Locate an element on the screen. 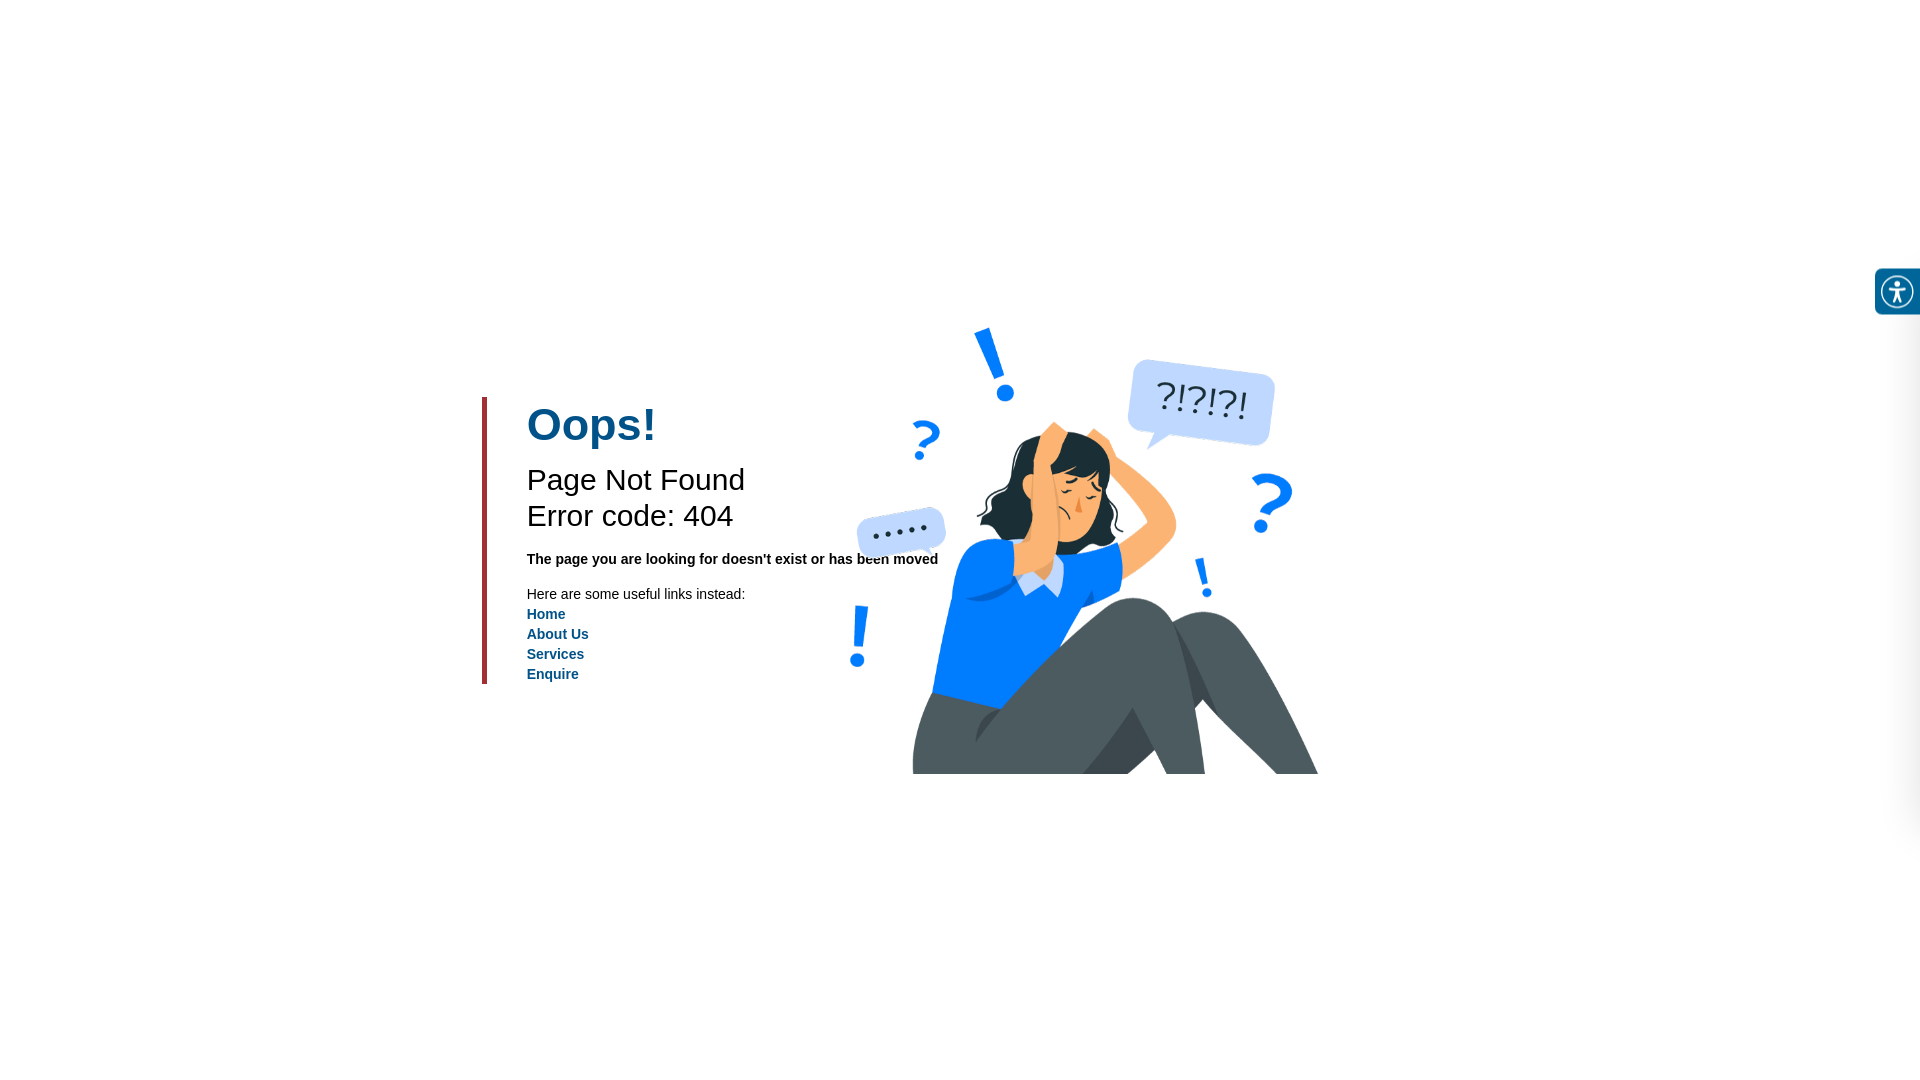 Image resolution: width=1920 pixels, height=1080 pixels. 'Services' is located at coordinates (556, 654).